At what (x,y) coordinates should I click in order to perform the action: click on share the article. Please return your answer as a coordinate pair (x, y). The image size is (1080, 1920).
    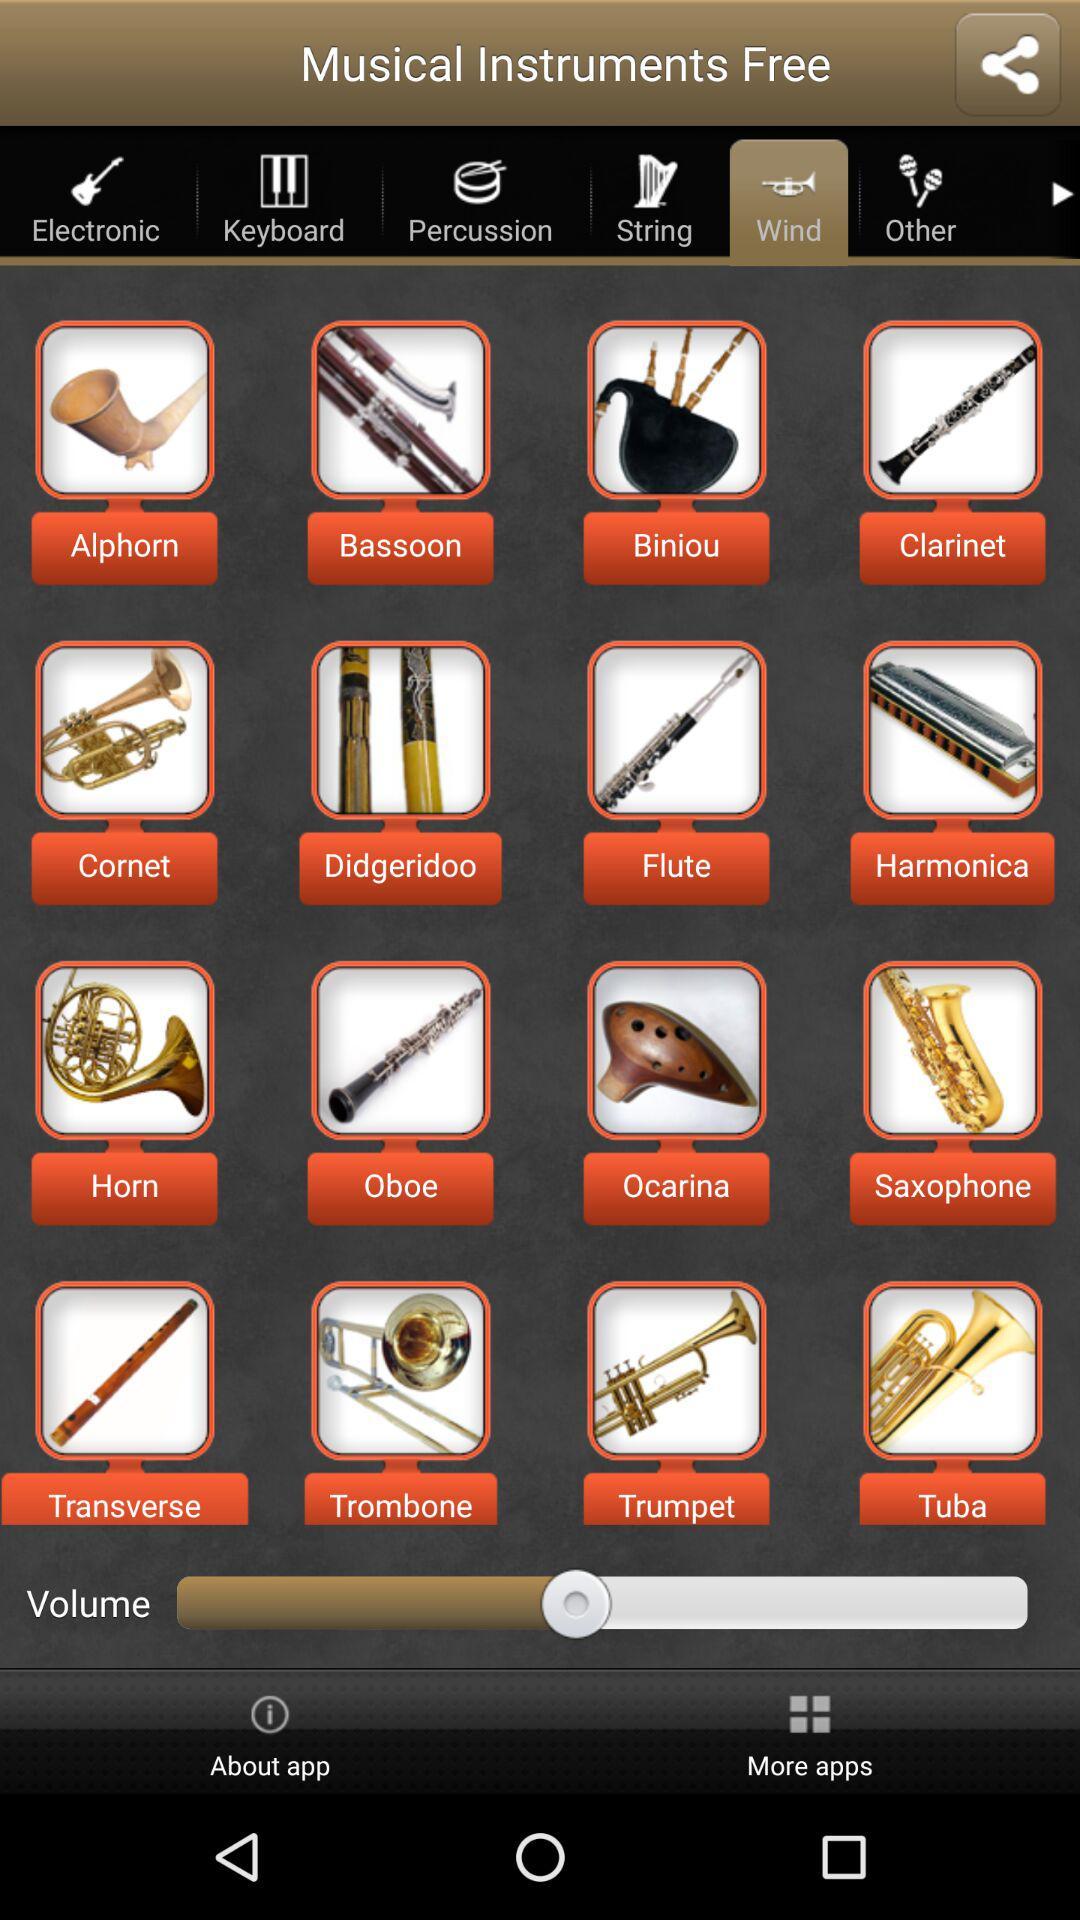
    Looking at the image, I should click on (1007, 66).